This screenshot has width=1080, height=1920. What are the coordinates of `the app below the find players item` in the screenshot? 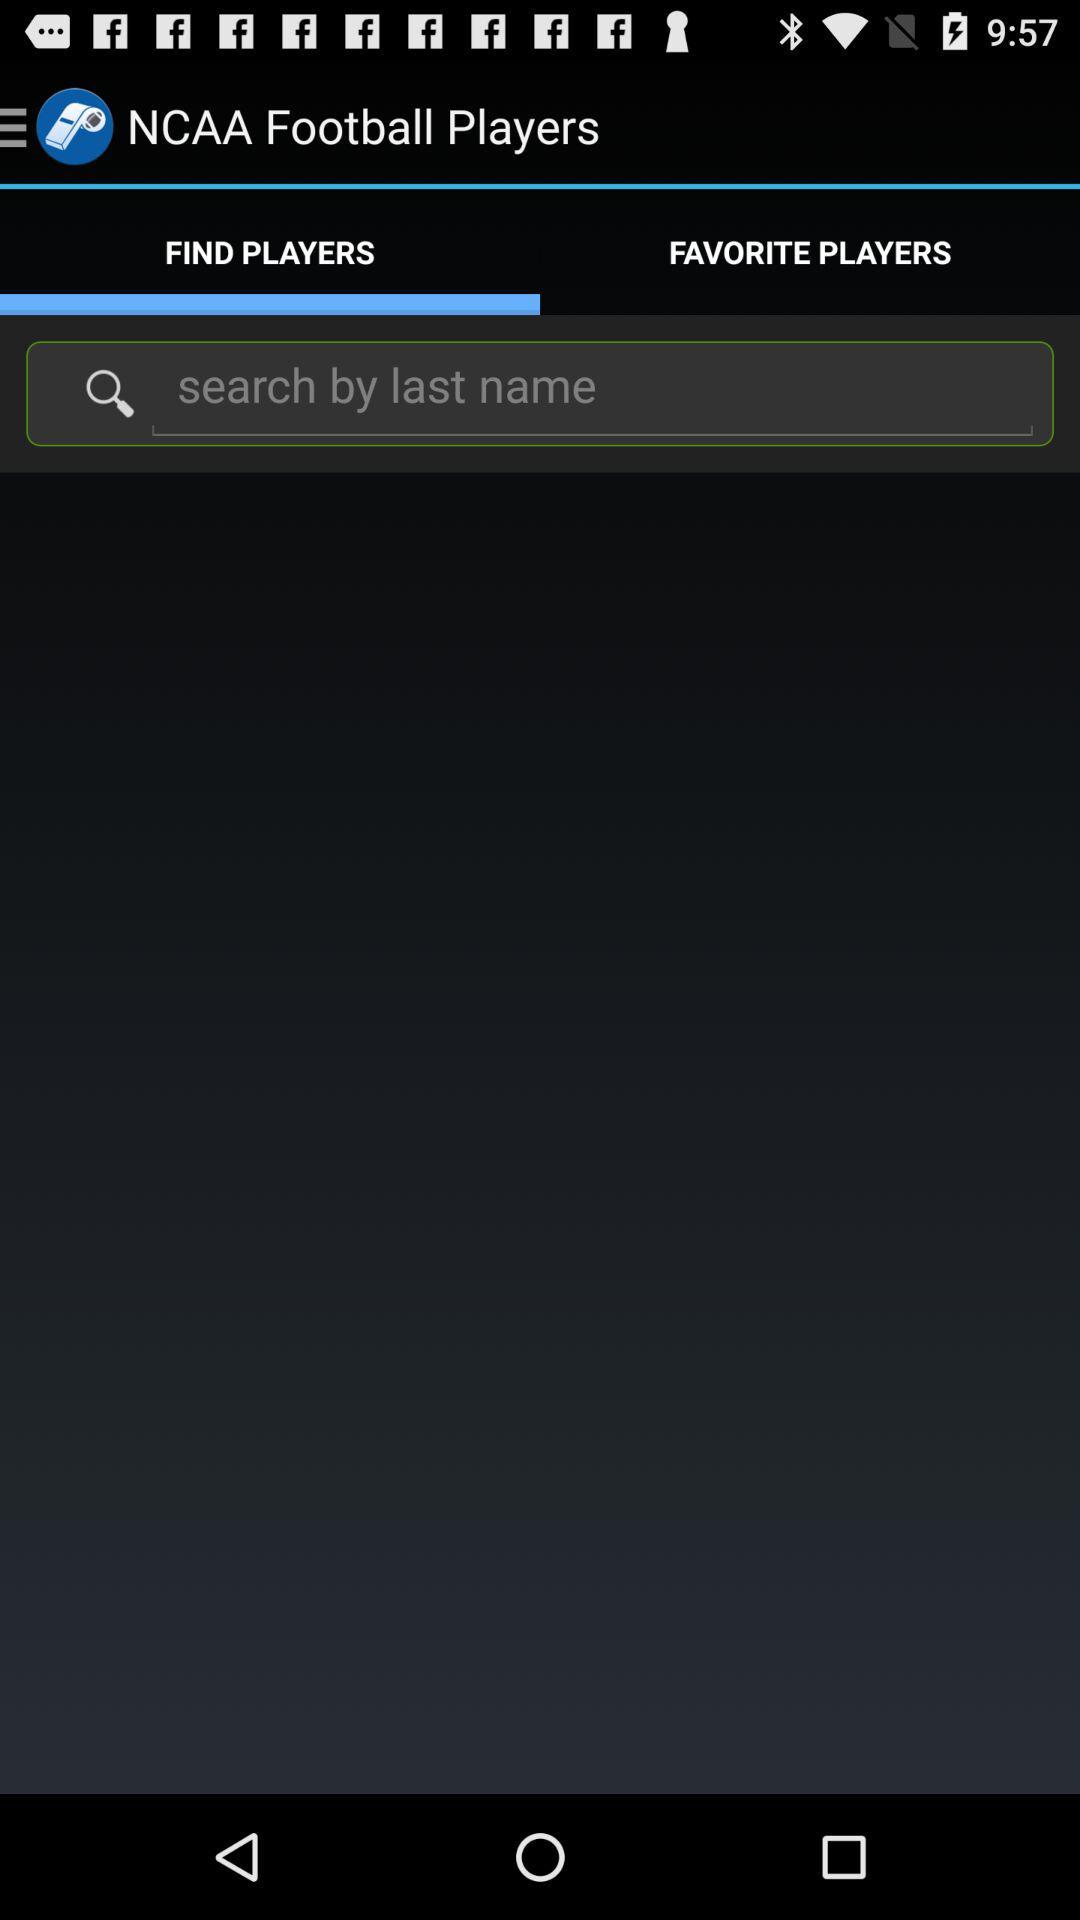 It's located at (591, 391).